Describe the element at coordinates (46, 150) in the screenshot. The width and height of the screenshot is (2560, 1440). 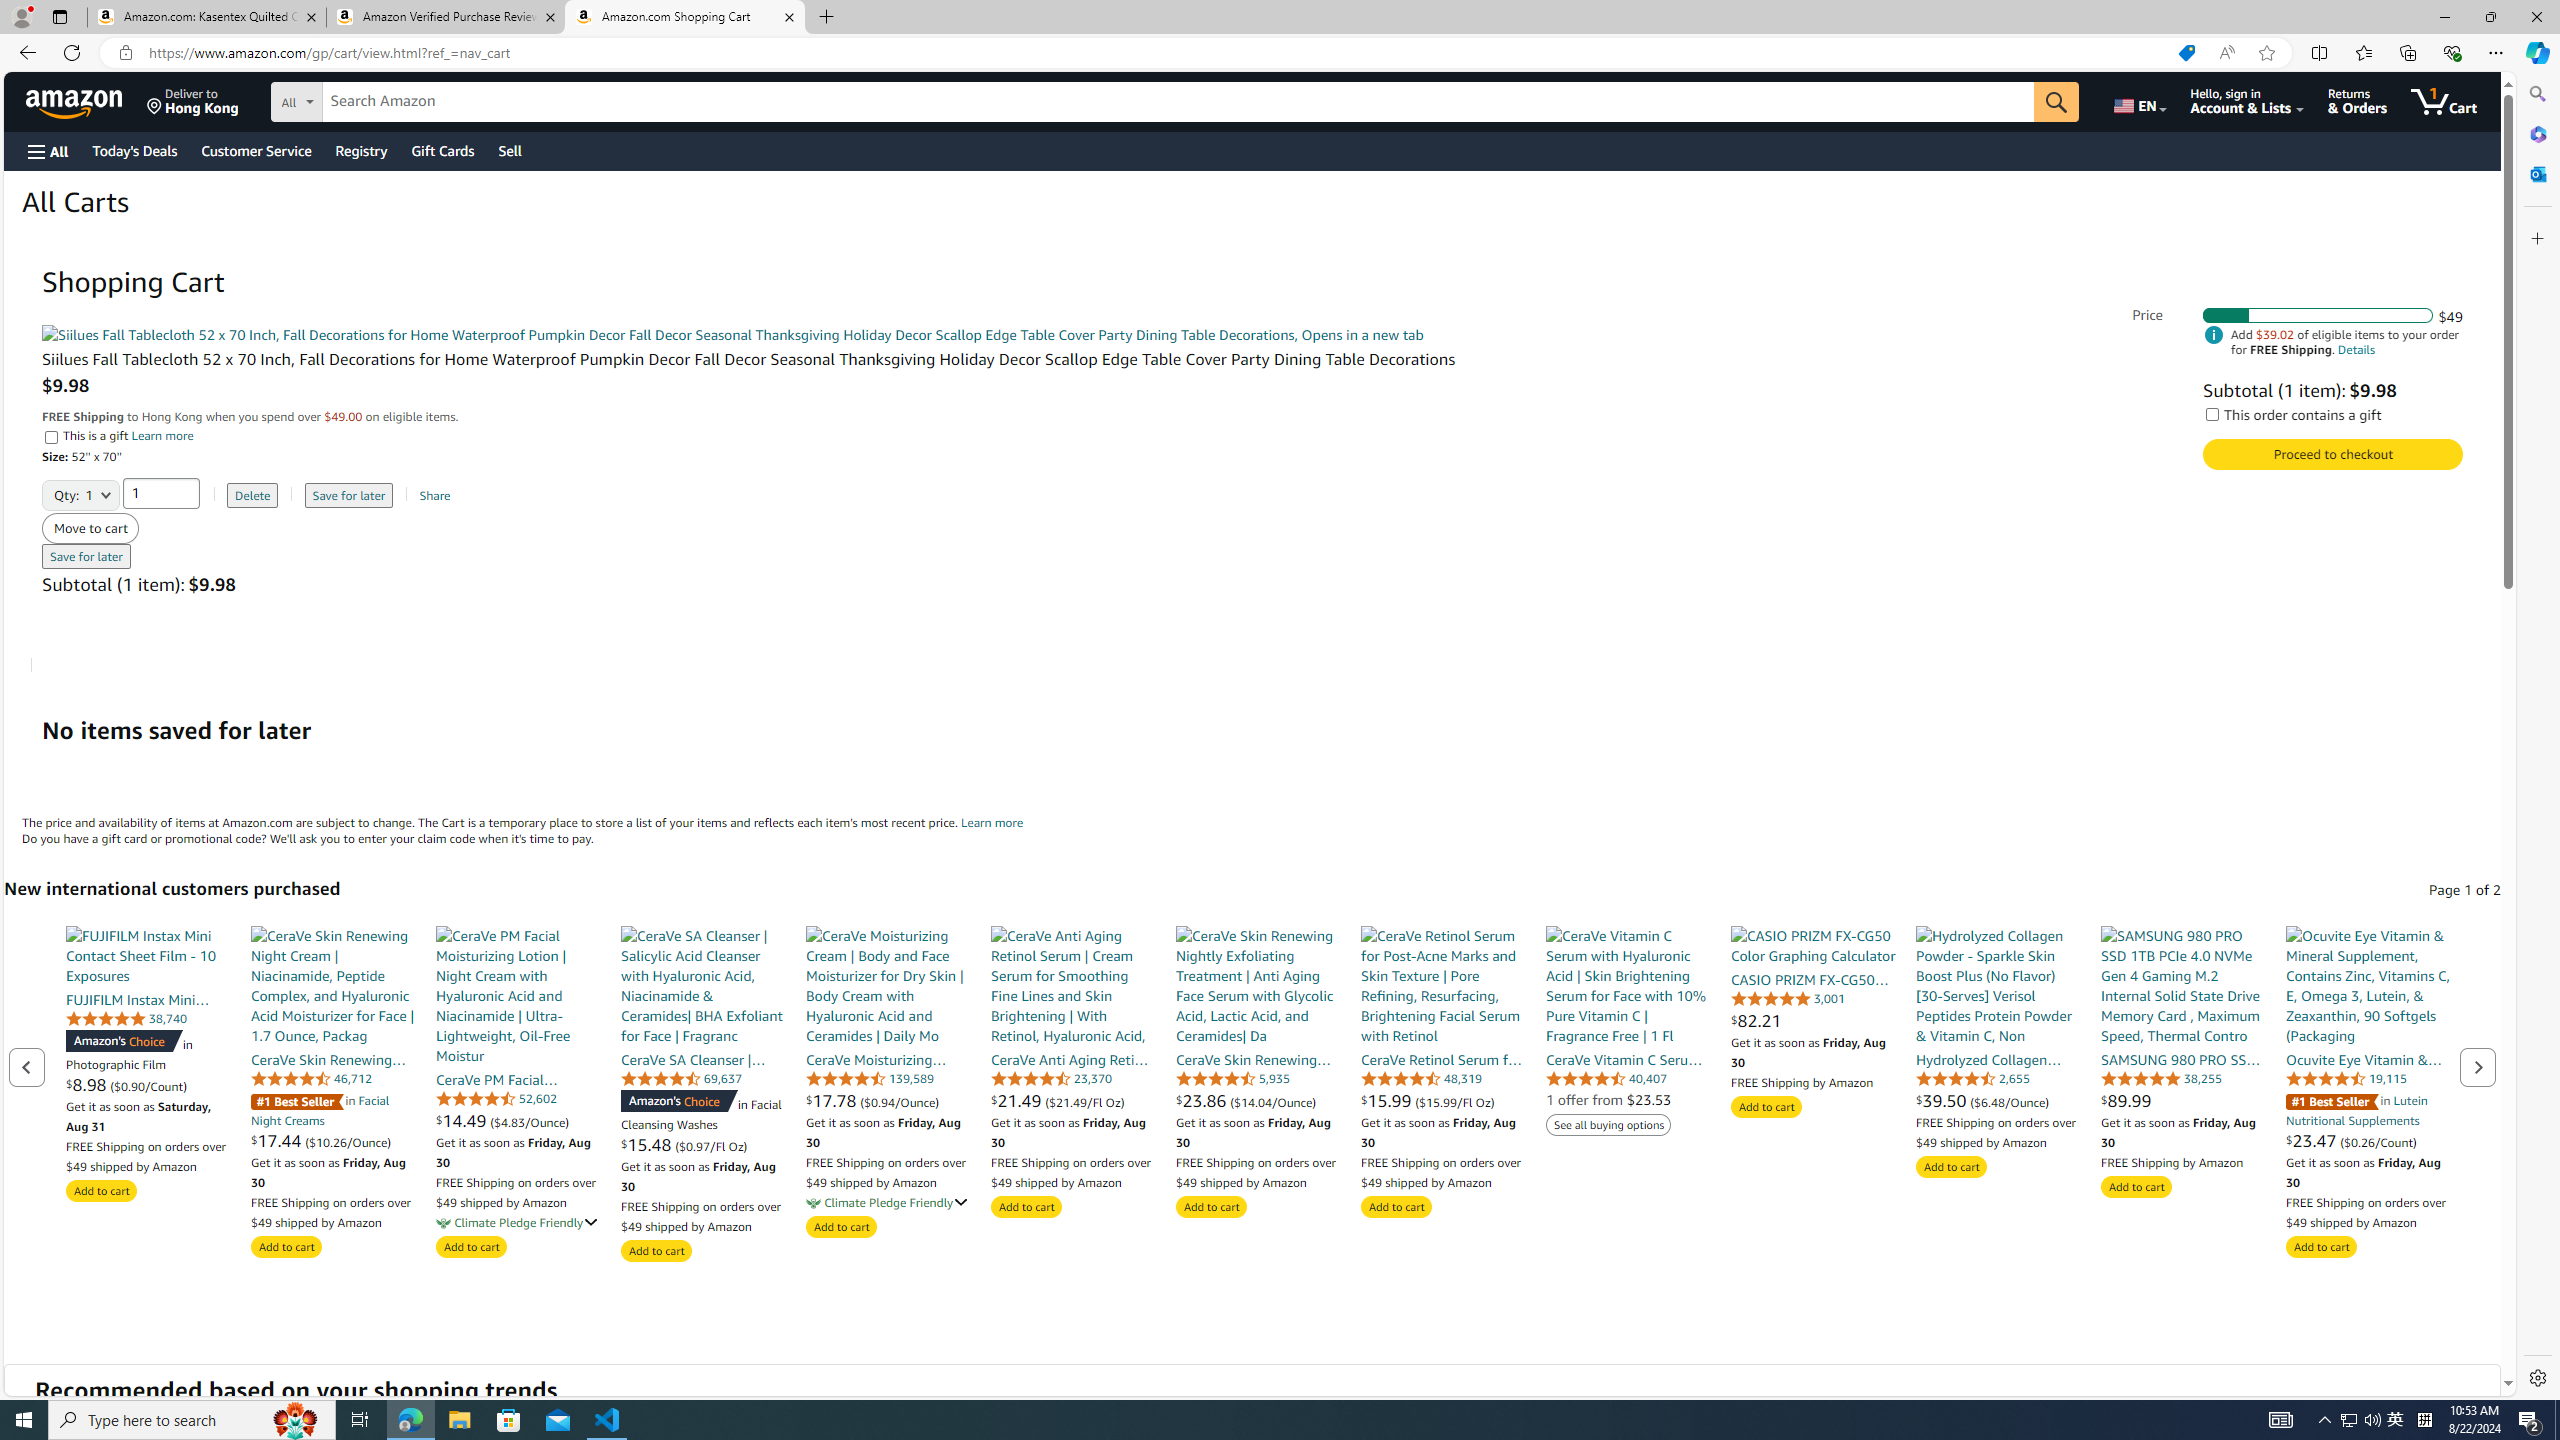
I see `'Open Menu'` at that location.